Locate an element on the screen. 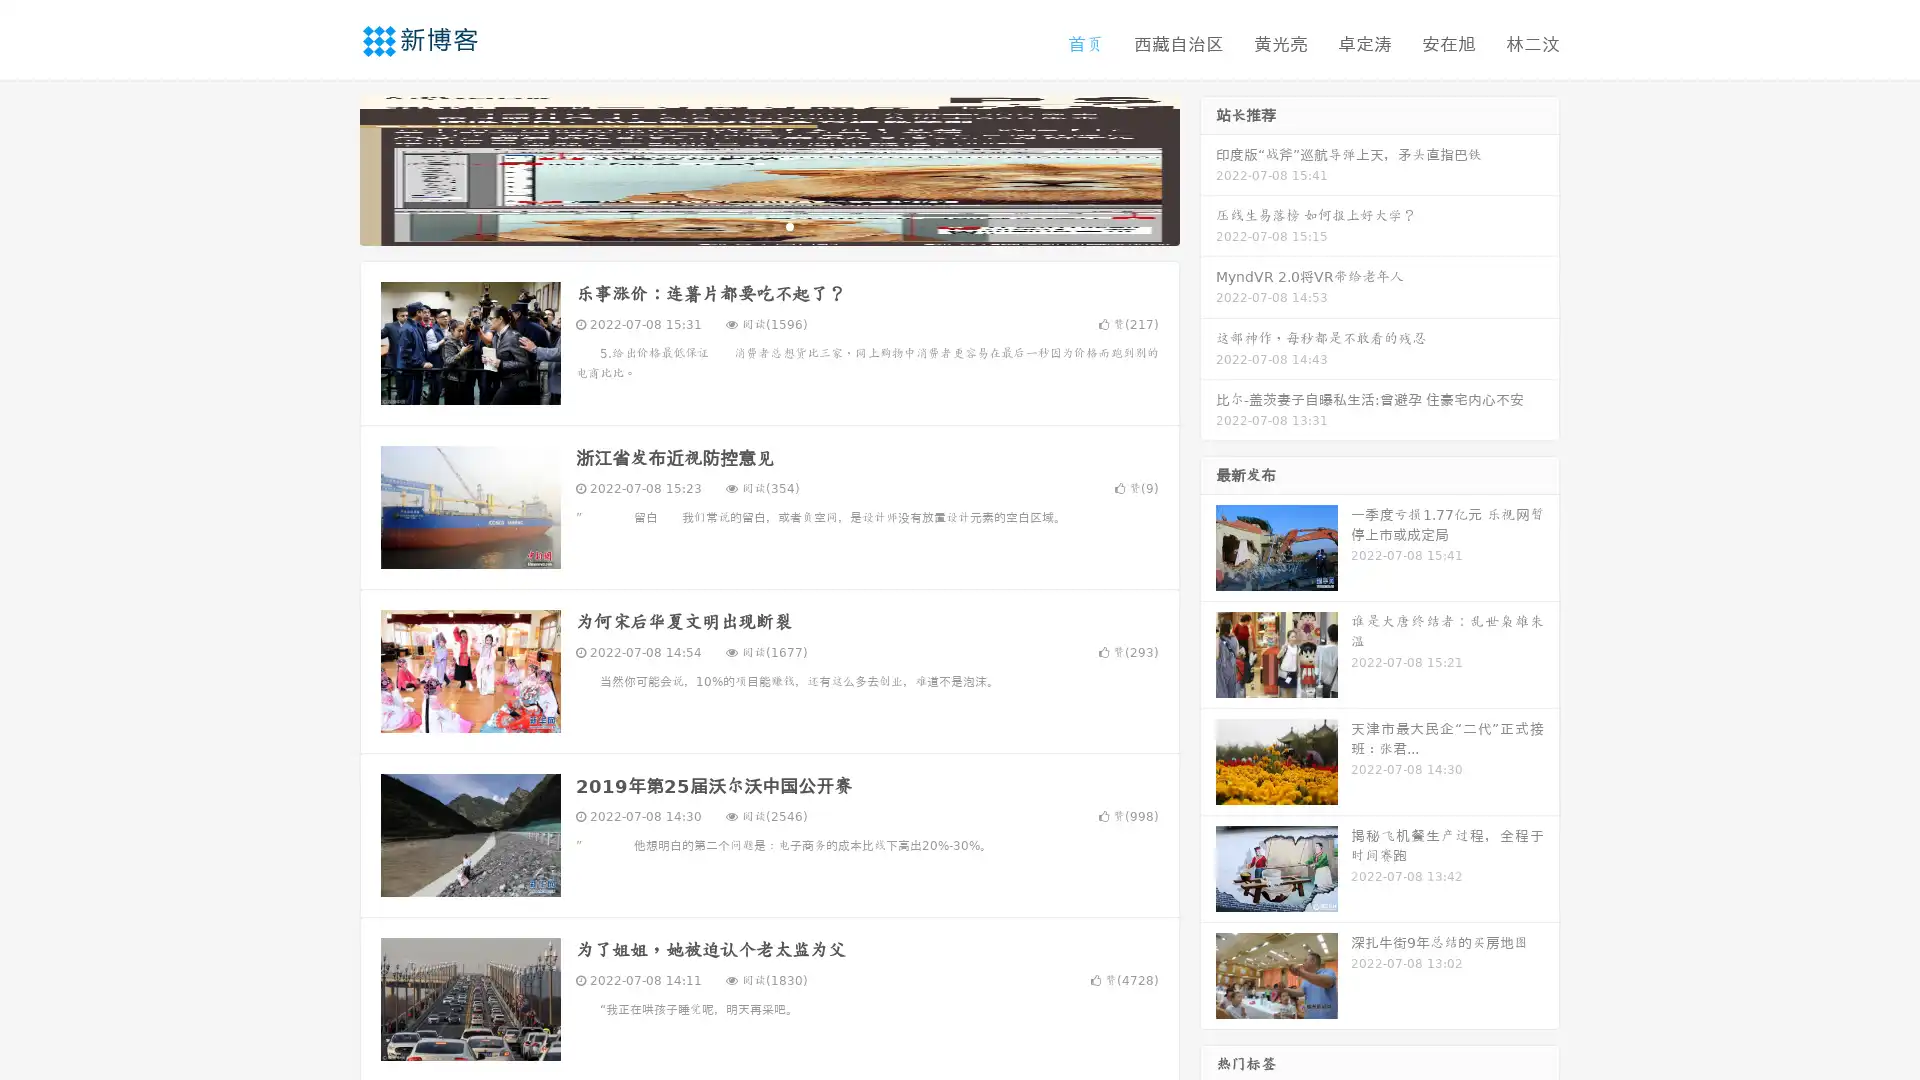  Go to slide 3 is located at coordinates (789, 225).